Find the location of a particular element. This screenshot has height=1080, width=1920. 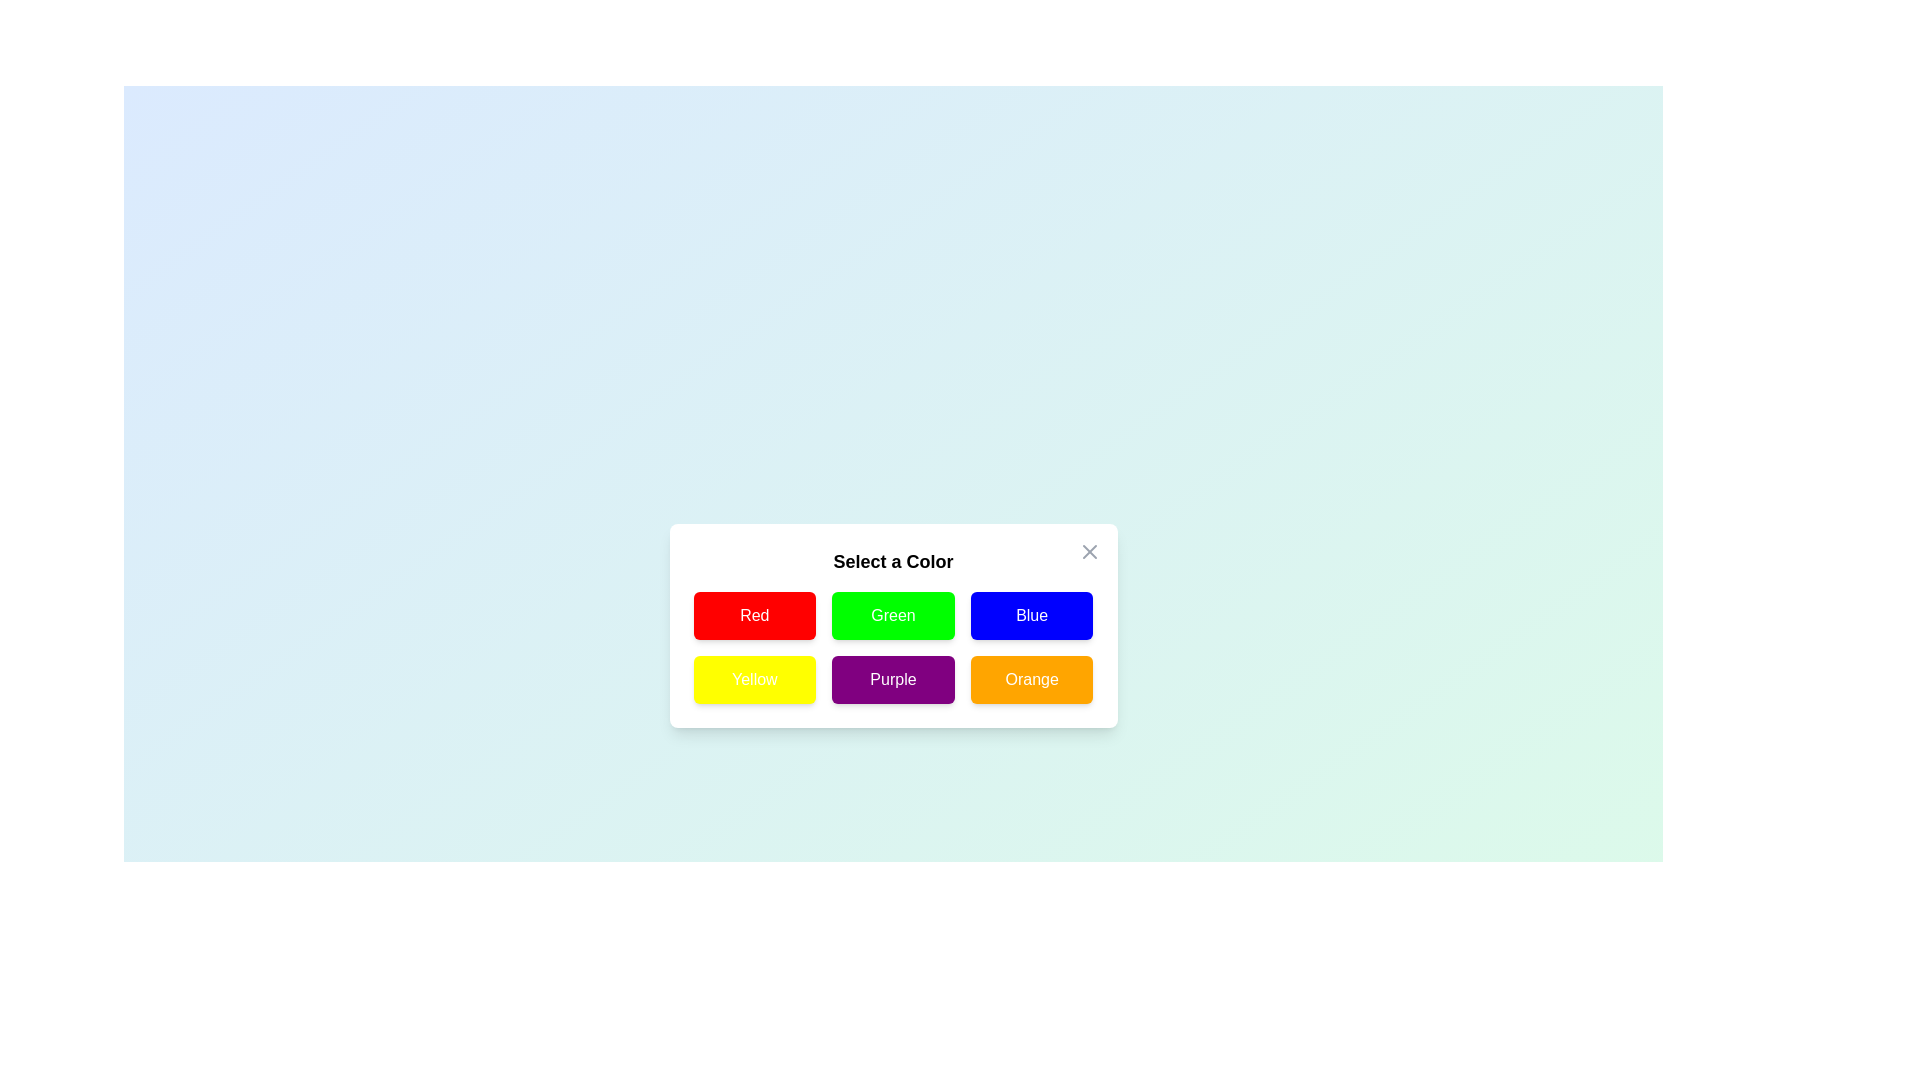

the button corresponding to the color Green is located at coordinates (892, 615).